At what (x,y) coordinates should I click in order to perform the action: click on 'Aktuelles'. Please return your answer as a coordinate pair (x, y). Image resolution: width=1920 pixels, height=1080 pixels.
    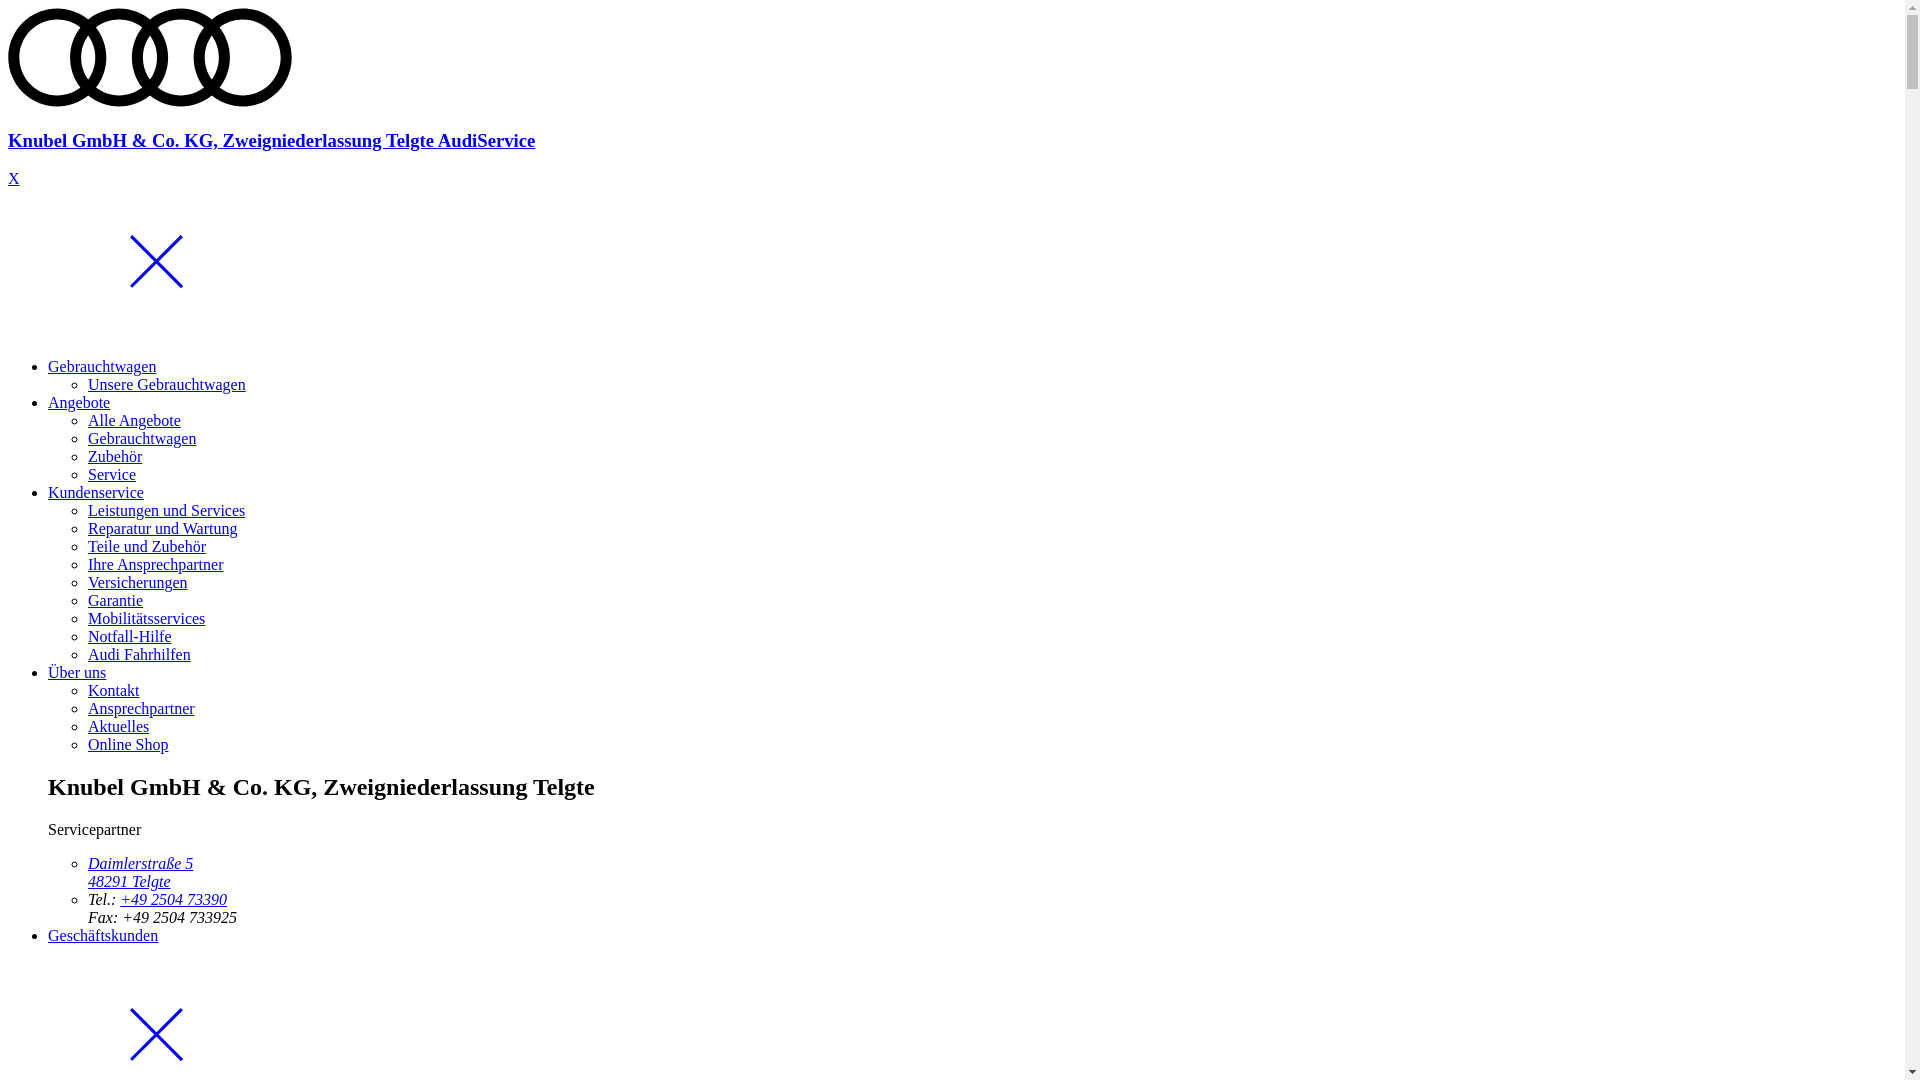
    Looking at the image, I should click on (117, 726).